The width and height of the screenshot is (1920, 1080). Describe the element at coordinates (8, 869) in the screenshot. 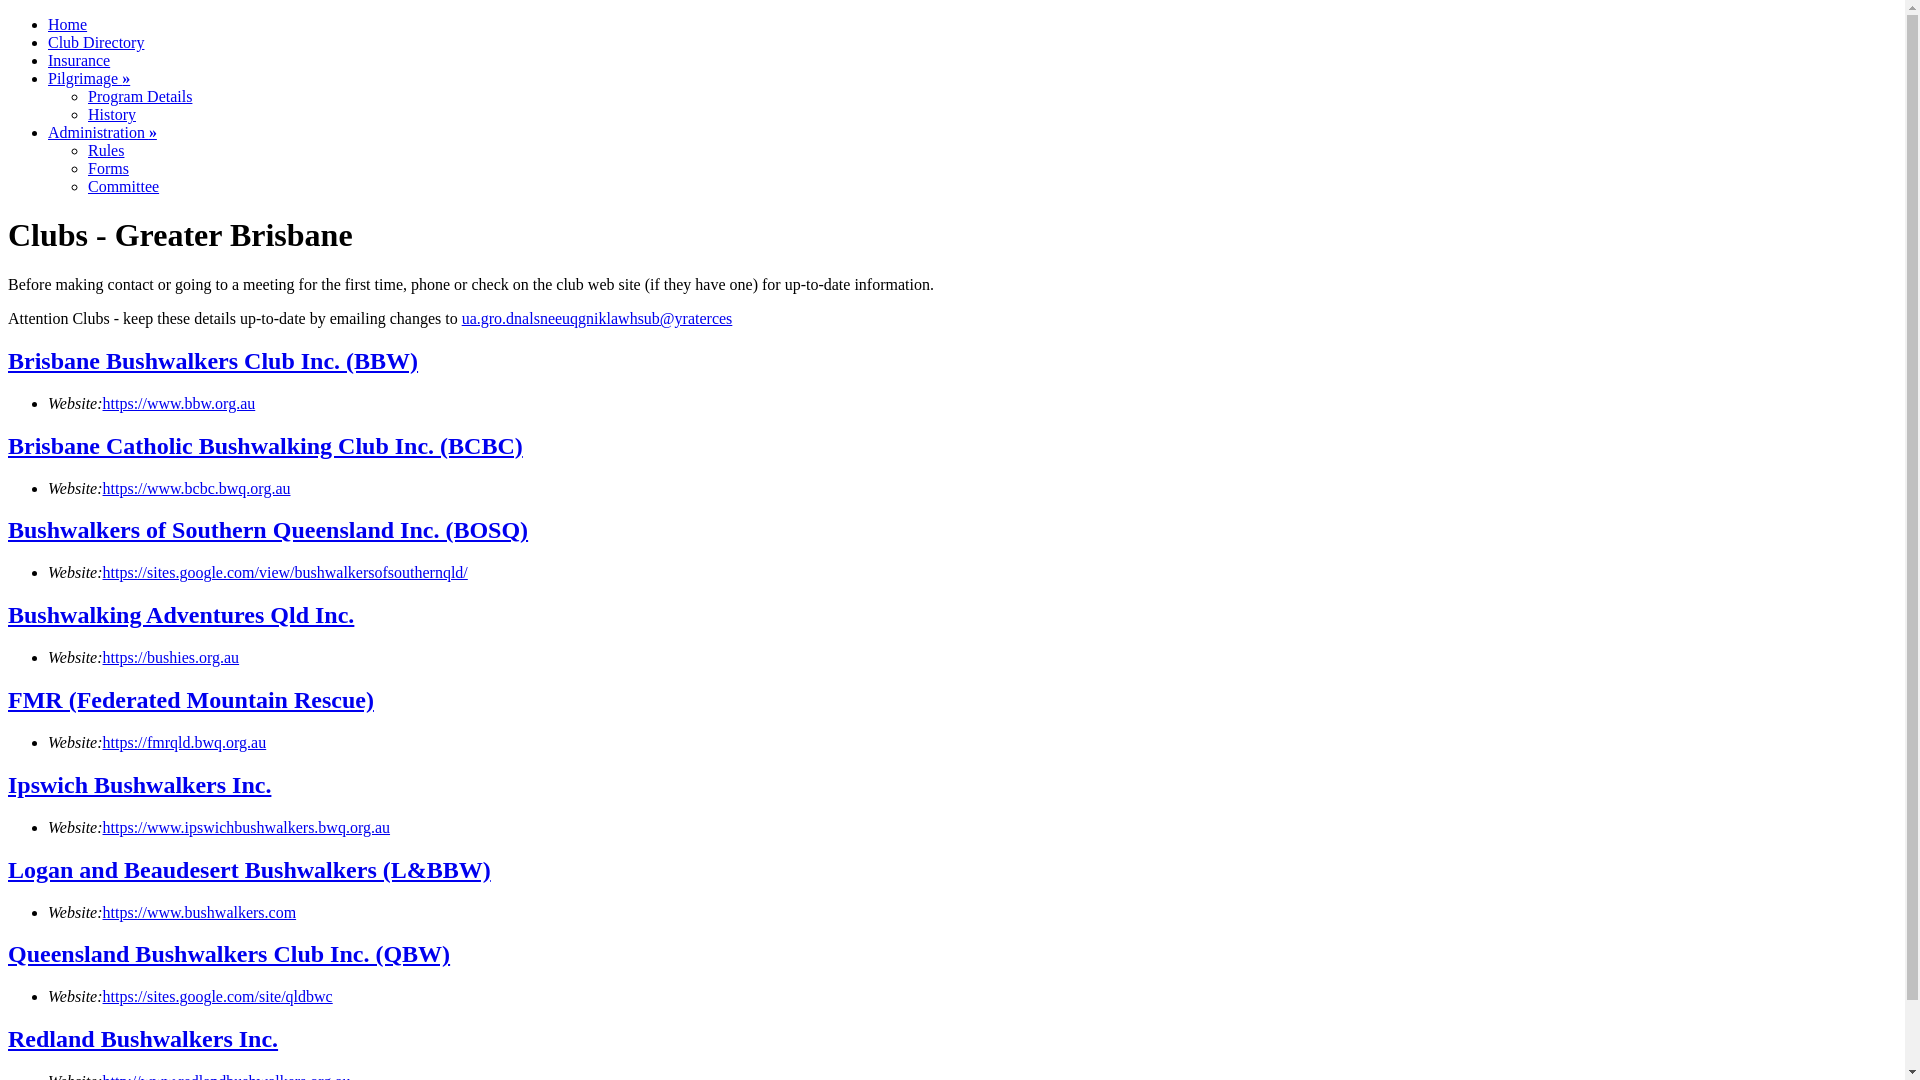

I see `'Logan and Beaudesert Bushwalkers (L&BBW)'` at that location.